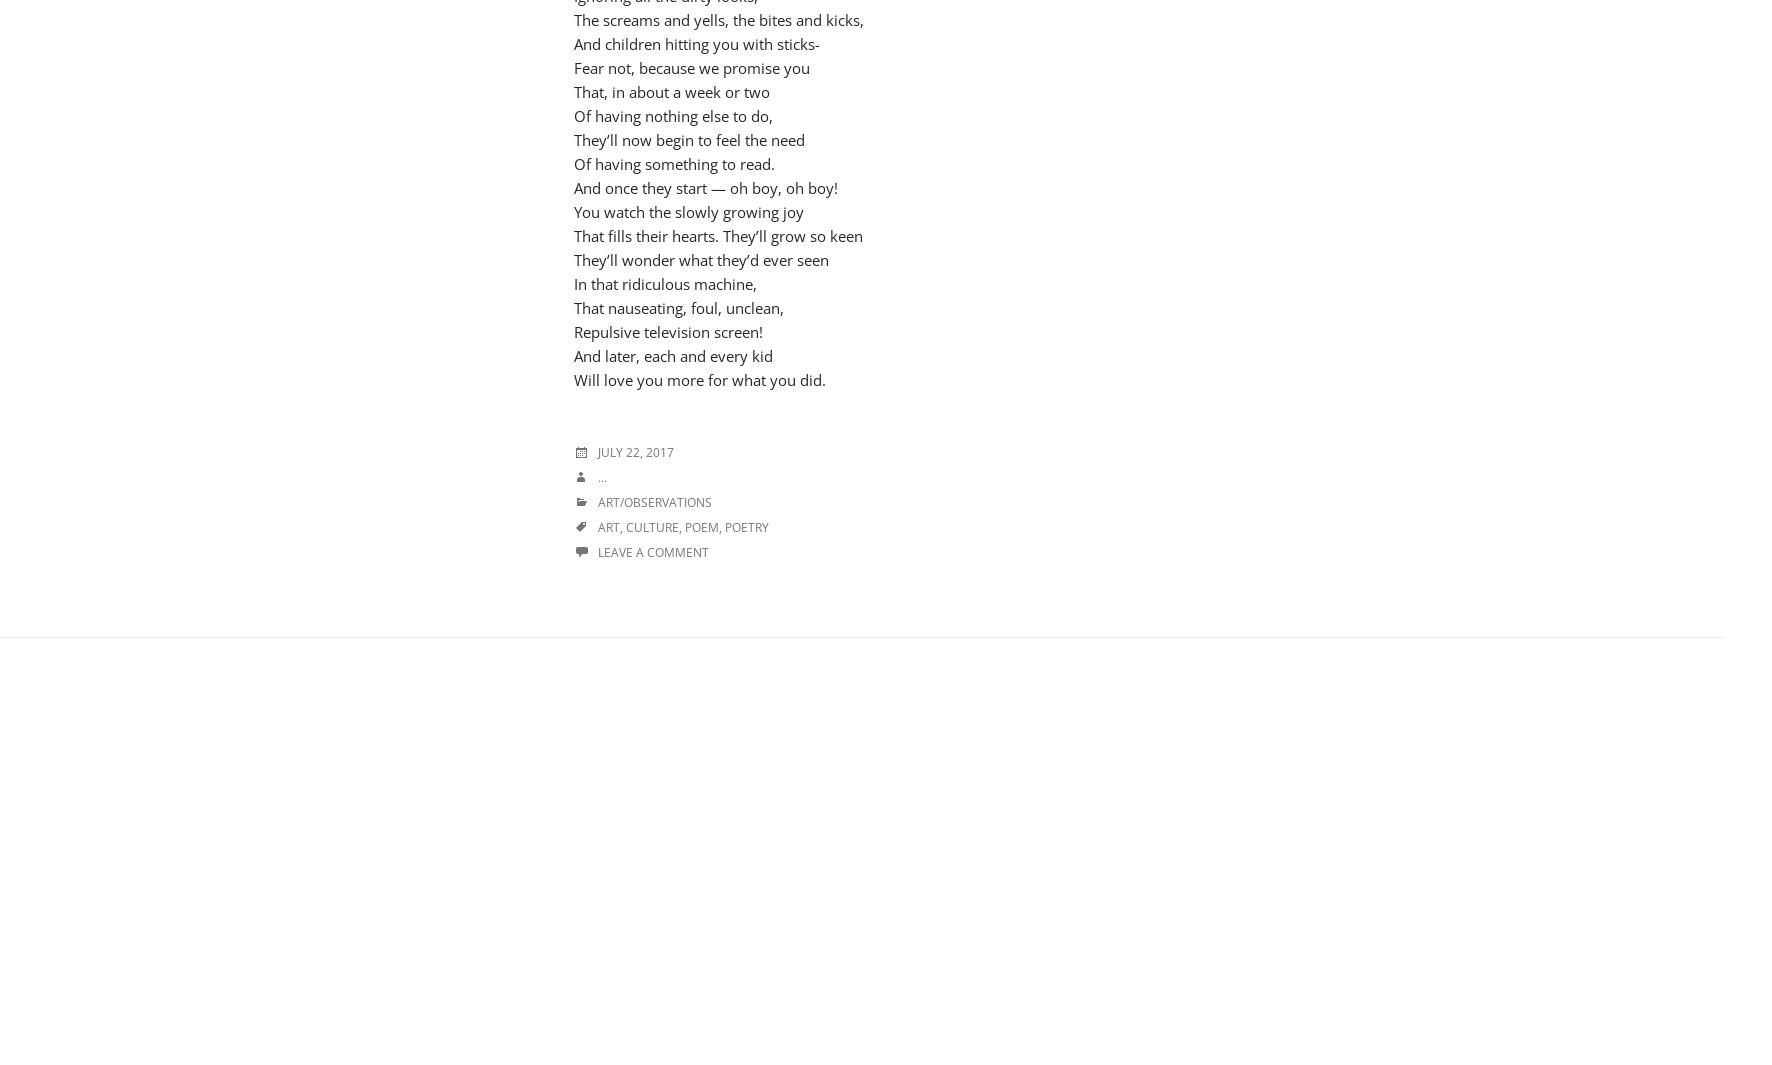 The width and height of the screenshot is (1772, 1065). What do you see at coordinates (679, 306) in the screenshot?
I see `'That nauseating, foul, unclean,'` at bounding box center [679, 306].